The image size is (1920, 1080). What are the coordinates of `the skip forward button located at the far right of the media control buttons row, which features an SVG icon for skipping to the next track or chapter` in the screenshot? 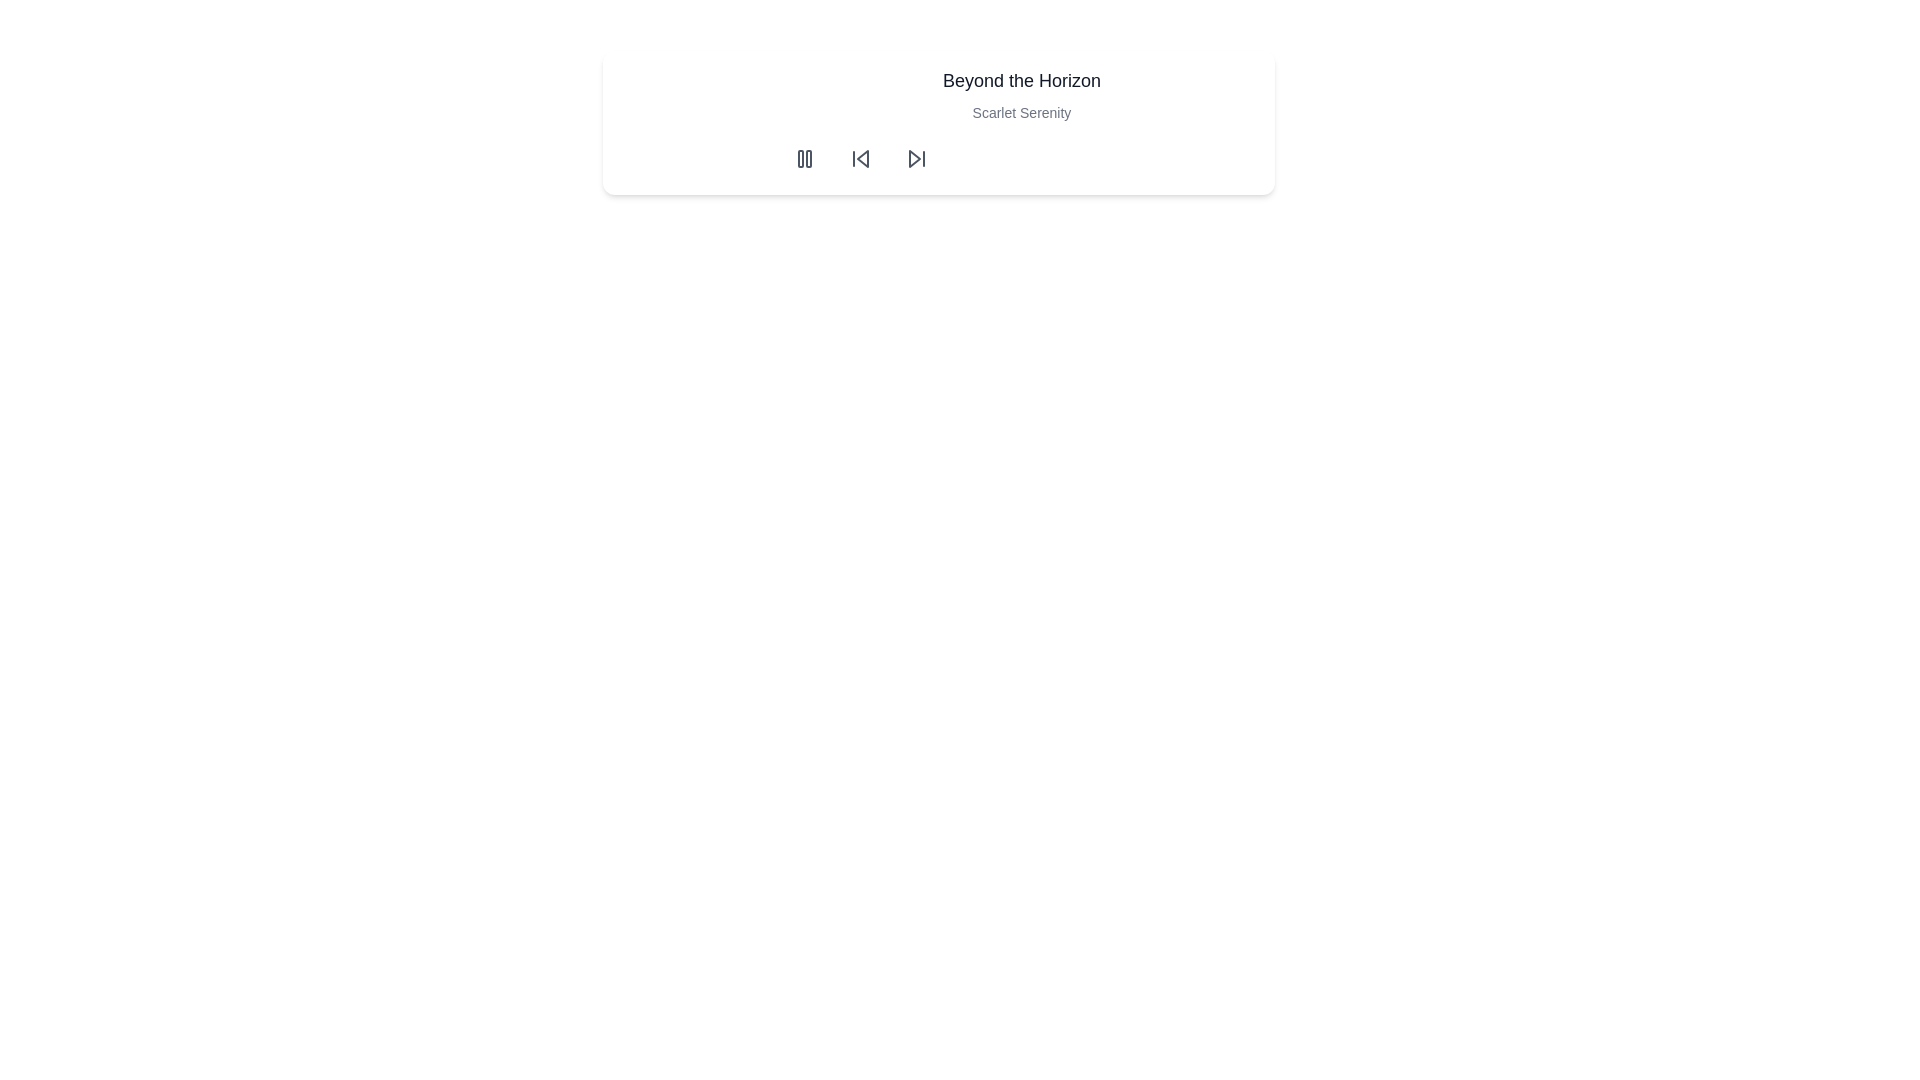 It's located at (915, 157).